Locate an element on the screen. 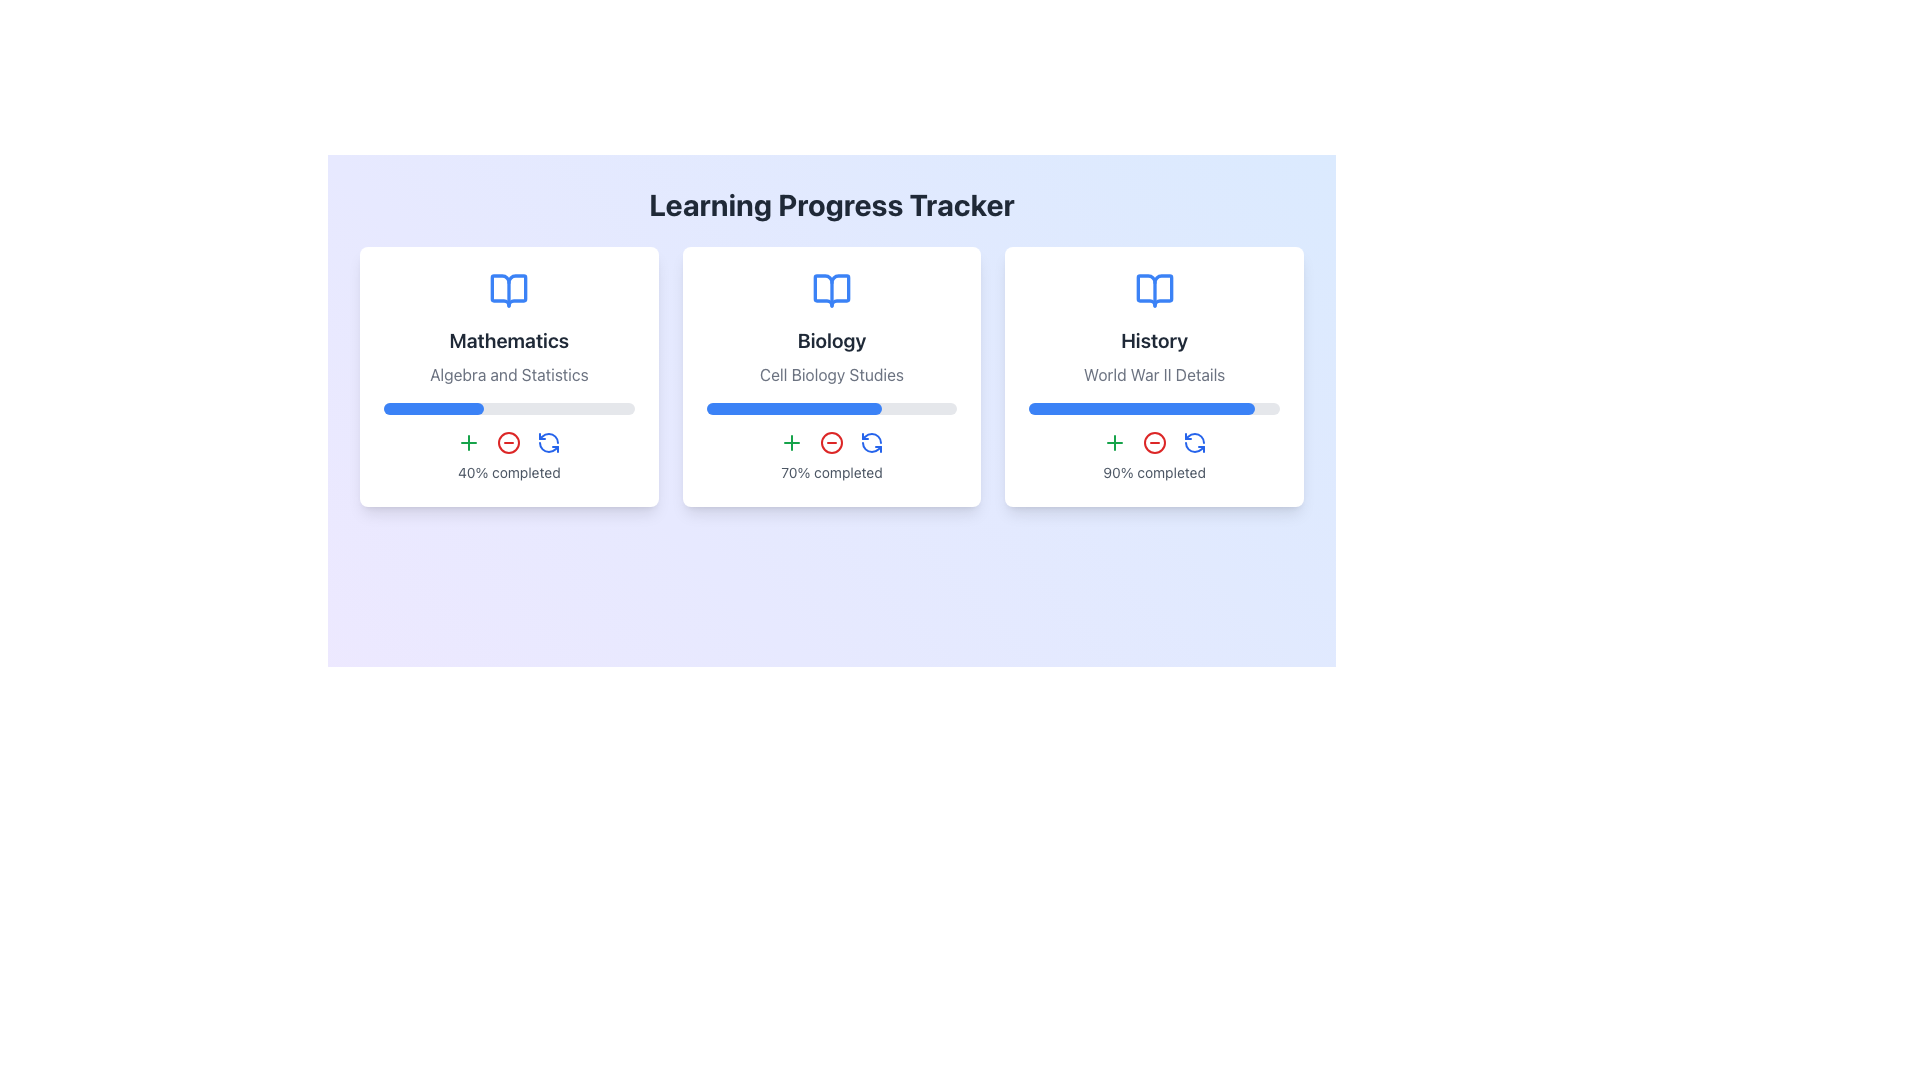 This screenshot has width=1920, height=1080. the text label displaying 'Biology' in bold at the top center of the card, which is above the subtitle 'Cell Biology Studies' is located at coordinates (831, 339).